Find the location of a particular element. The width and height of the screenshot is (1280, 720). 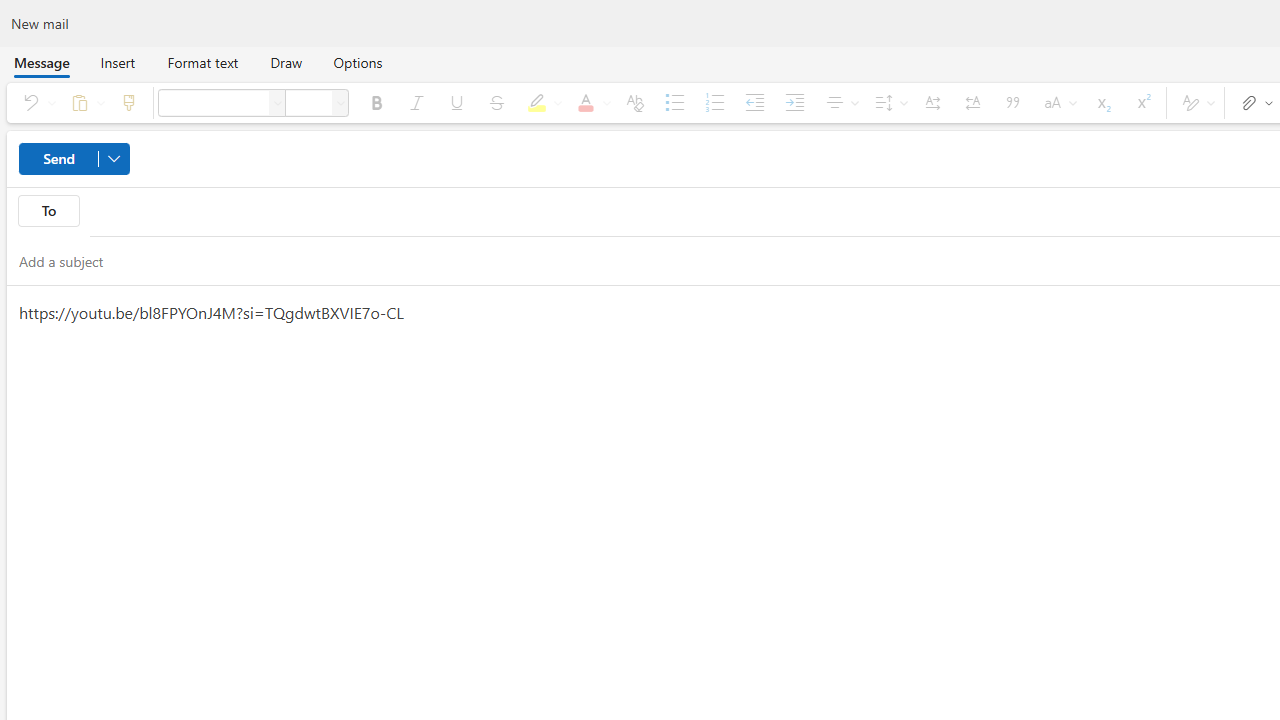

'Bullets' is located at coordinates (675, 102).